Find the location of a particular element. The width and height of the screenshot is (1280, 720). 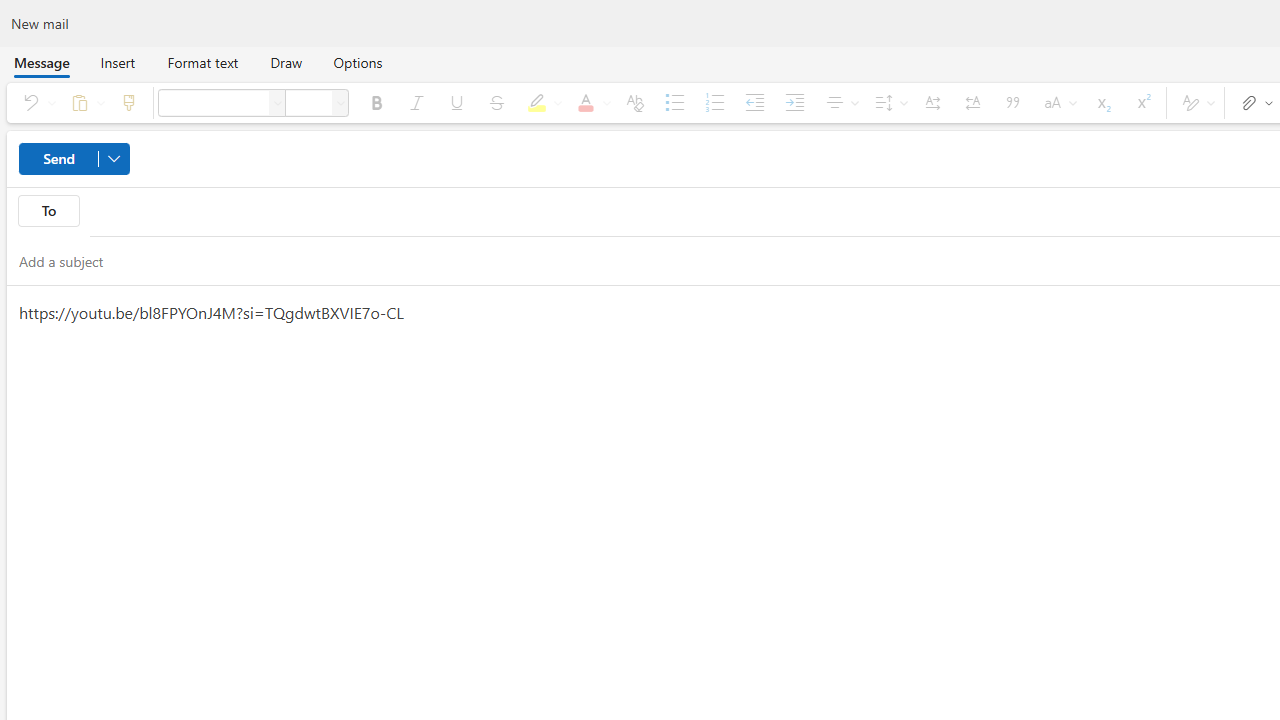

'Bullets' is located at coordinates (675, 102).